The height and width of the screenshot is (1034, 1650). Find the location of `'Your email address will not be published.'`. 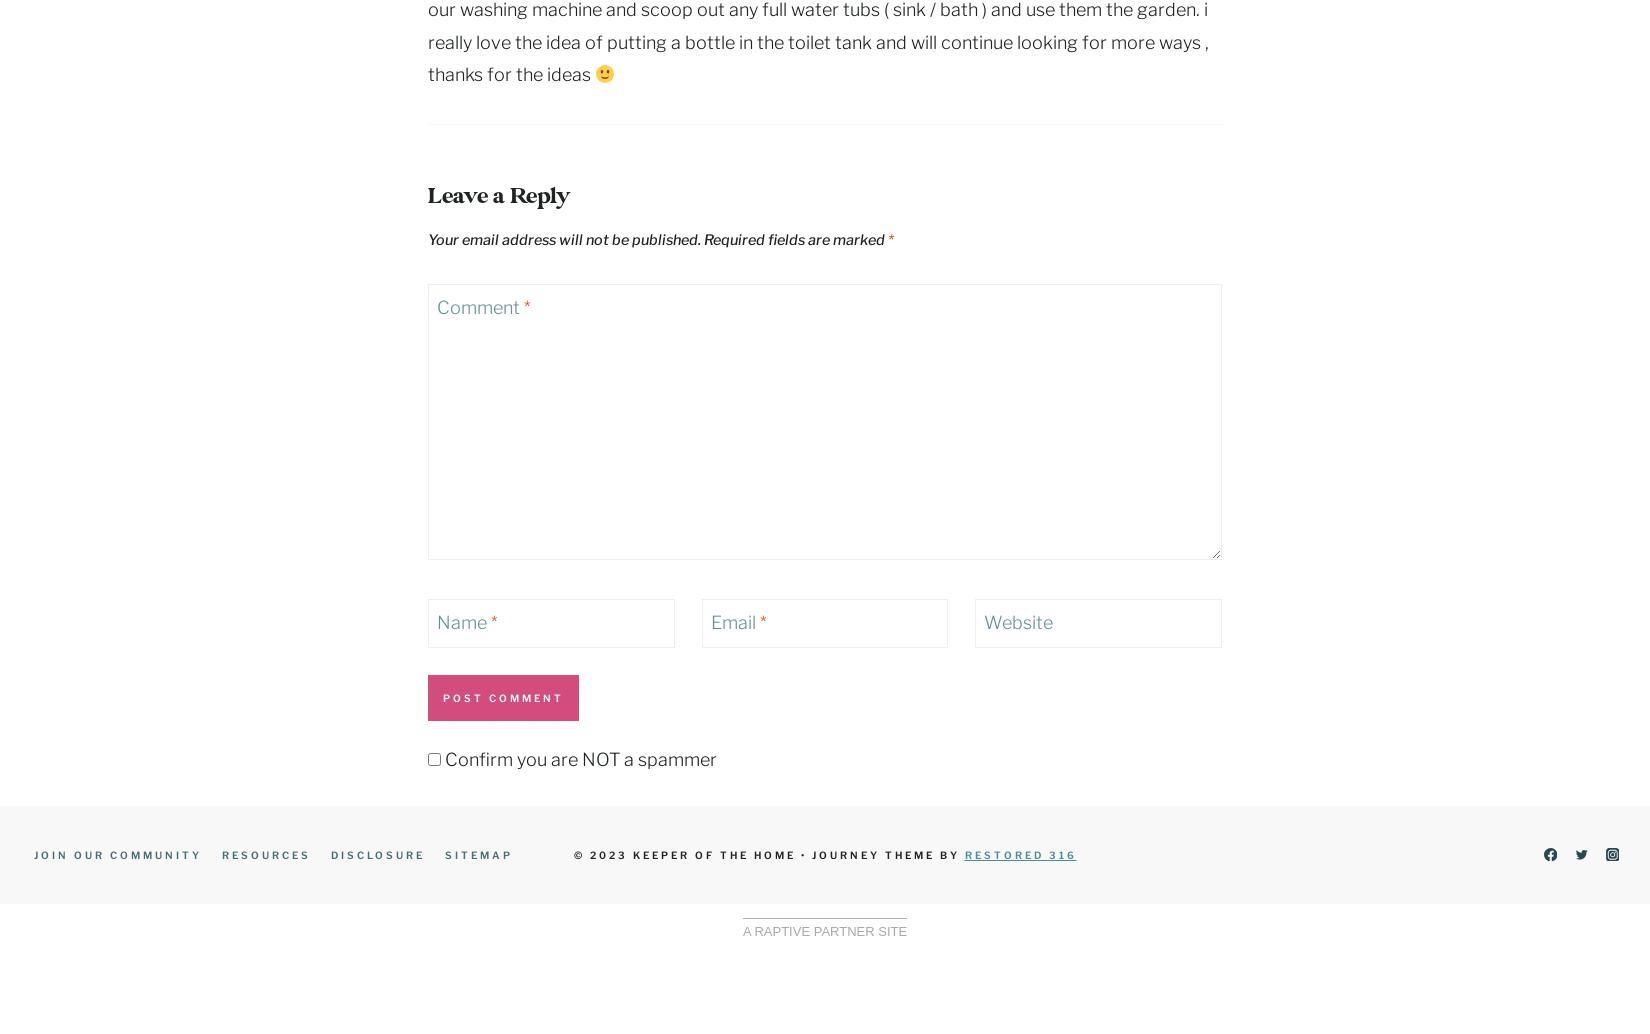

'Your email address will not be published.' is located at coordinates (563, 239).